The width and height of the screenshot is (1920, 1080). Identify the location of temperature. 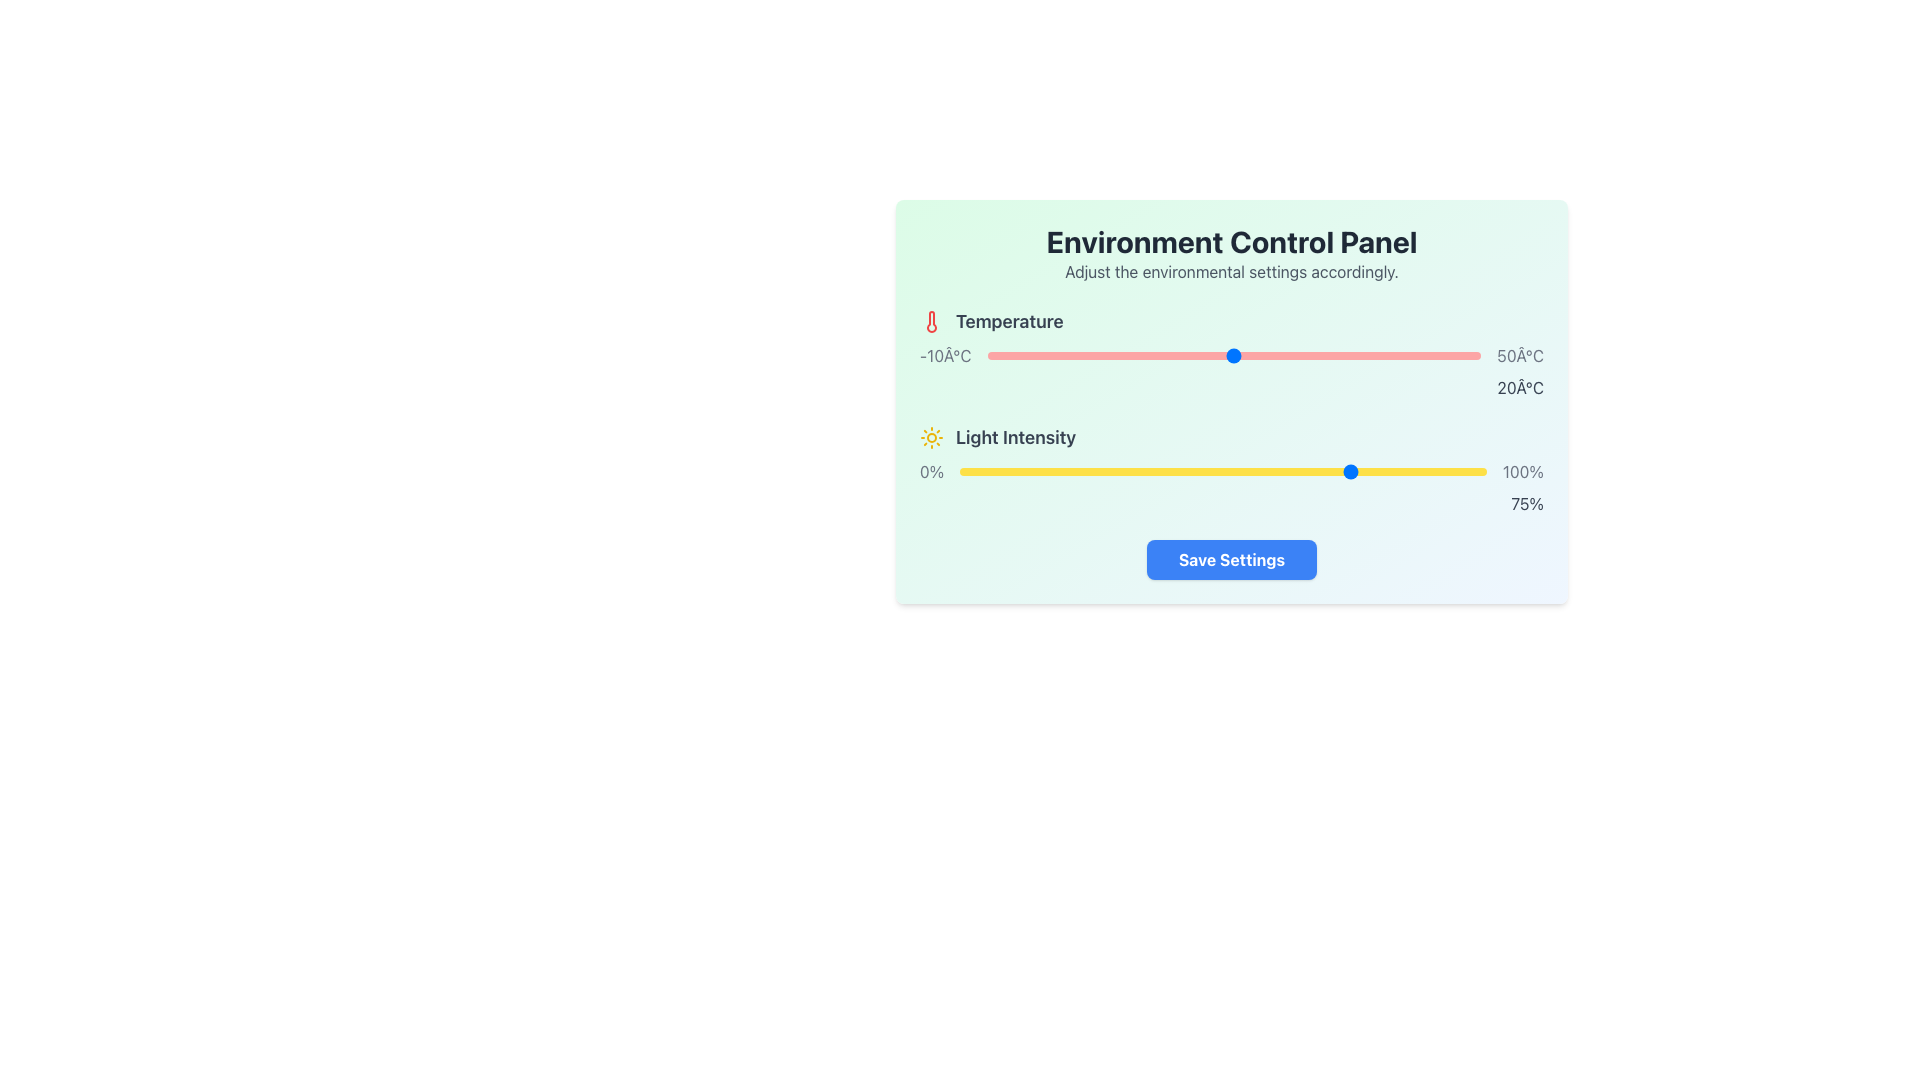
(1216, 354).